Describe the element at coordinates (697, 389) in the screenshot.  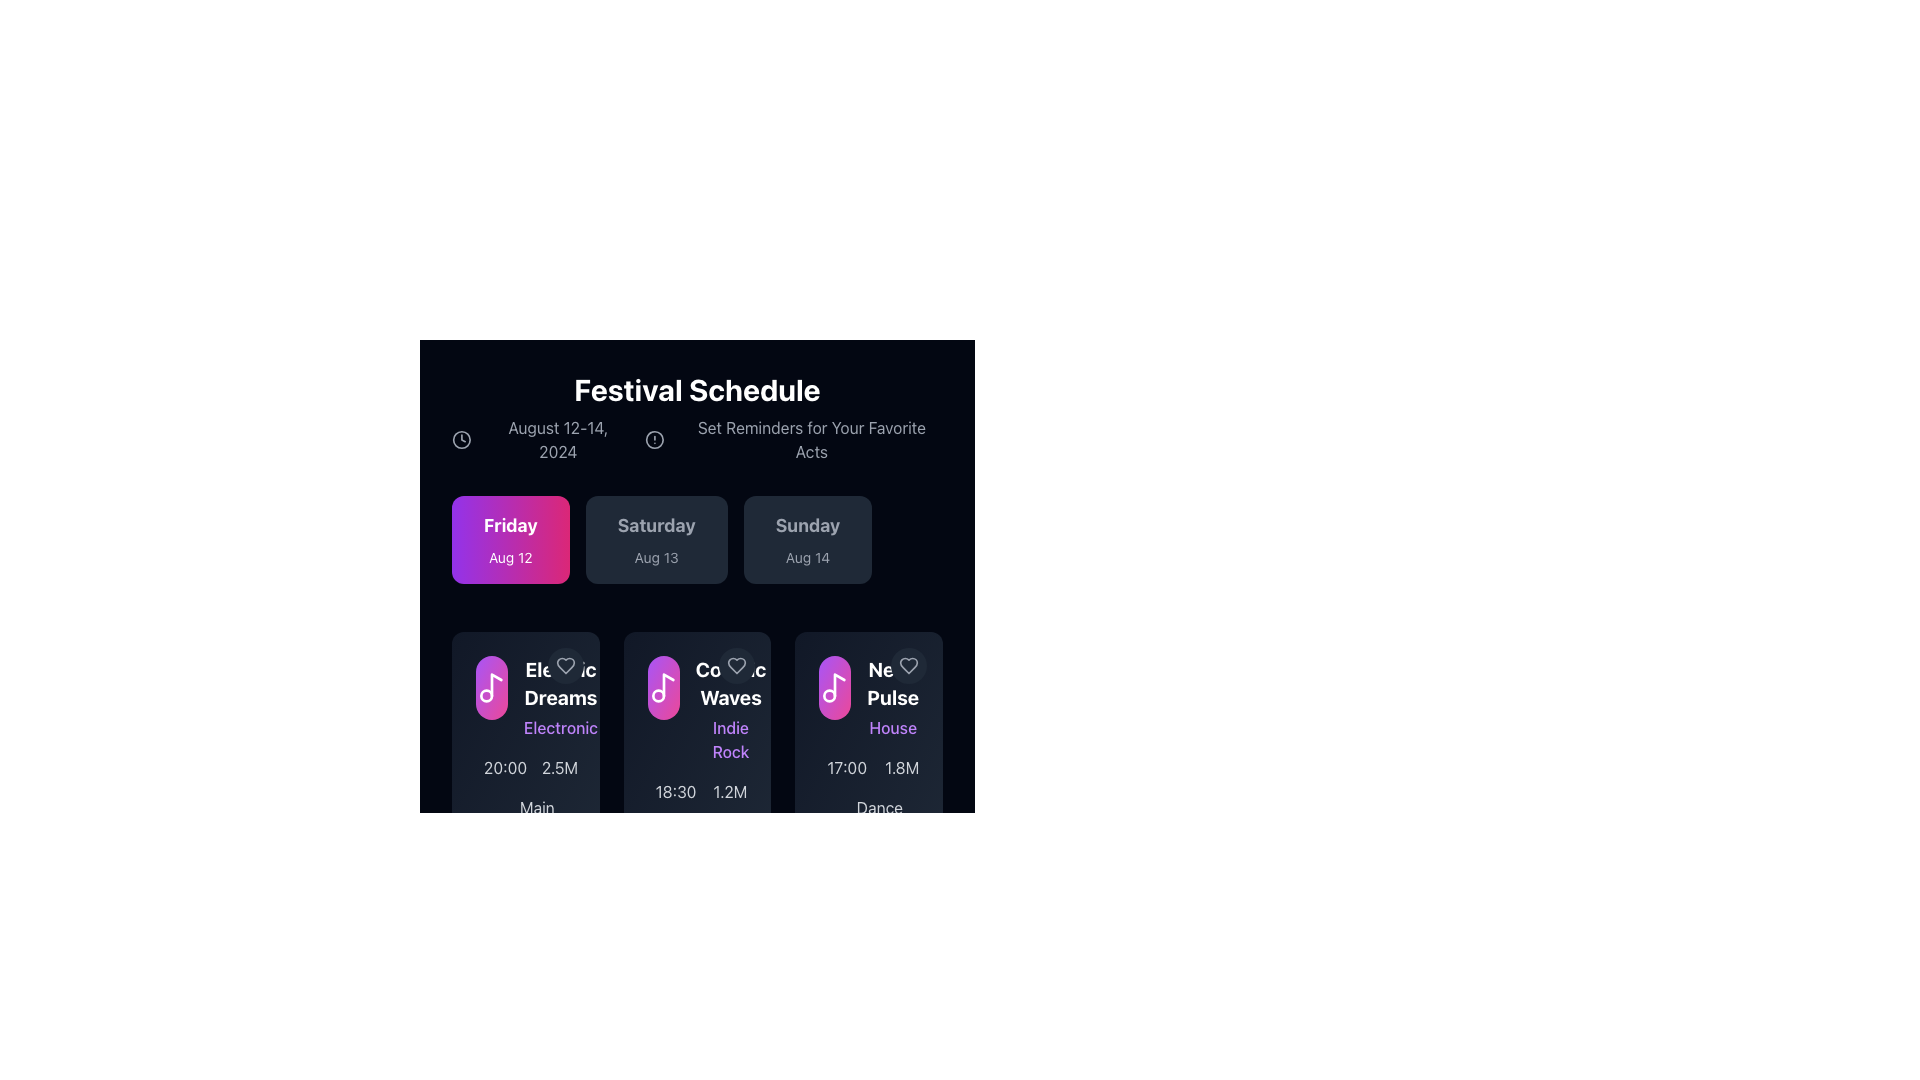
I see `the header text label for the festival schedule section` at that location.